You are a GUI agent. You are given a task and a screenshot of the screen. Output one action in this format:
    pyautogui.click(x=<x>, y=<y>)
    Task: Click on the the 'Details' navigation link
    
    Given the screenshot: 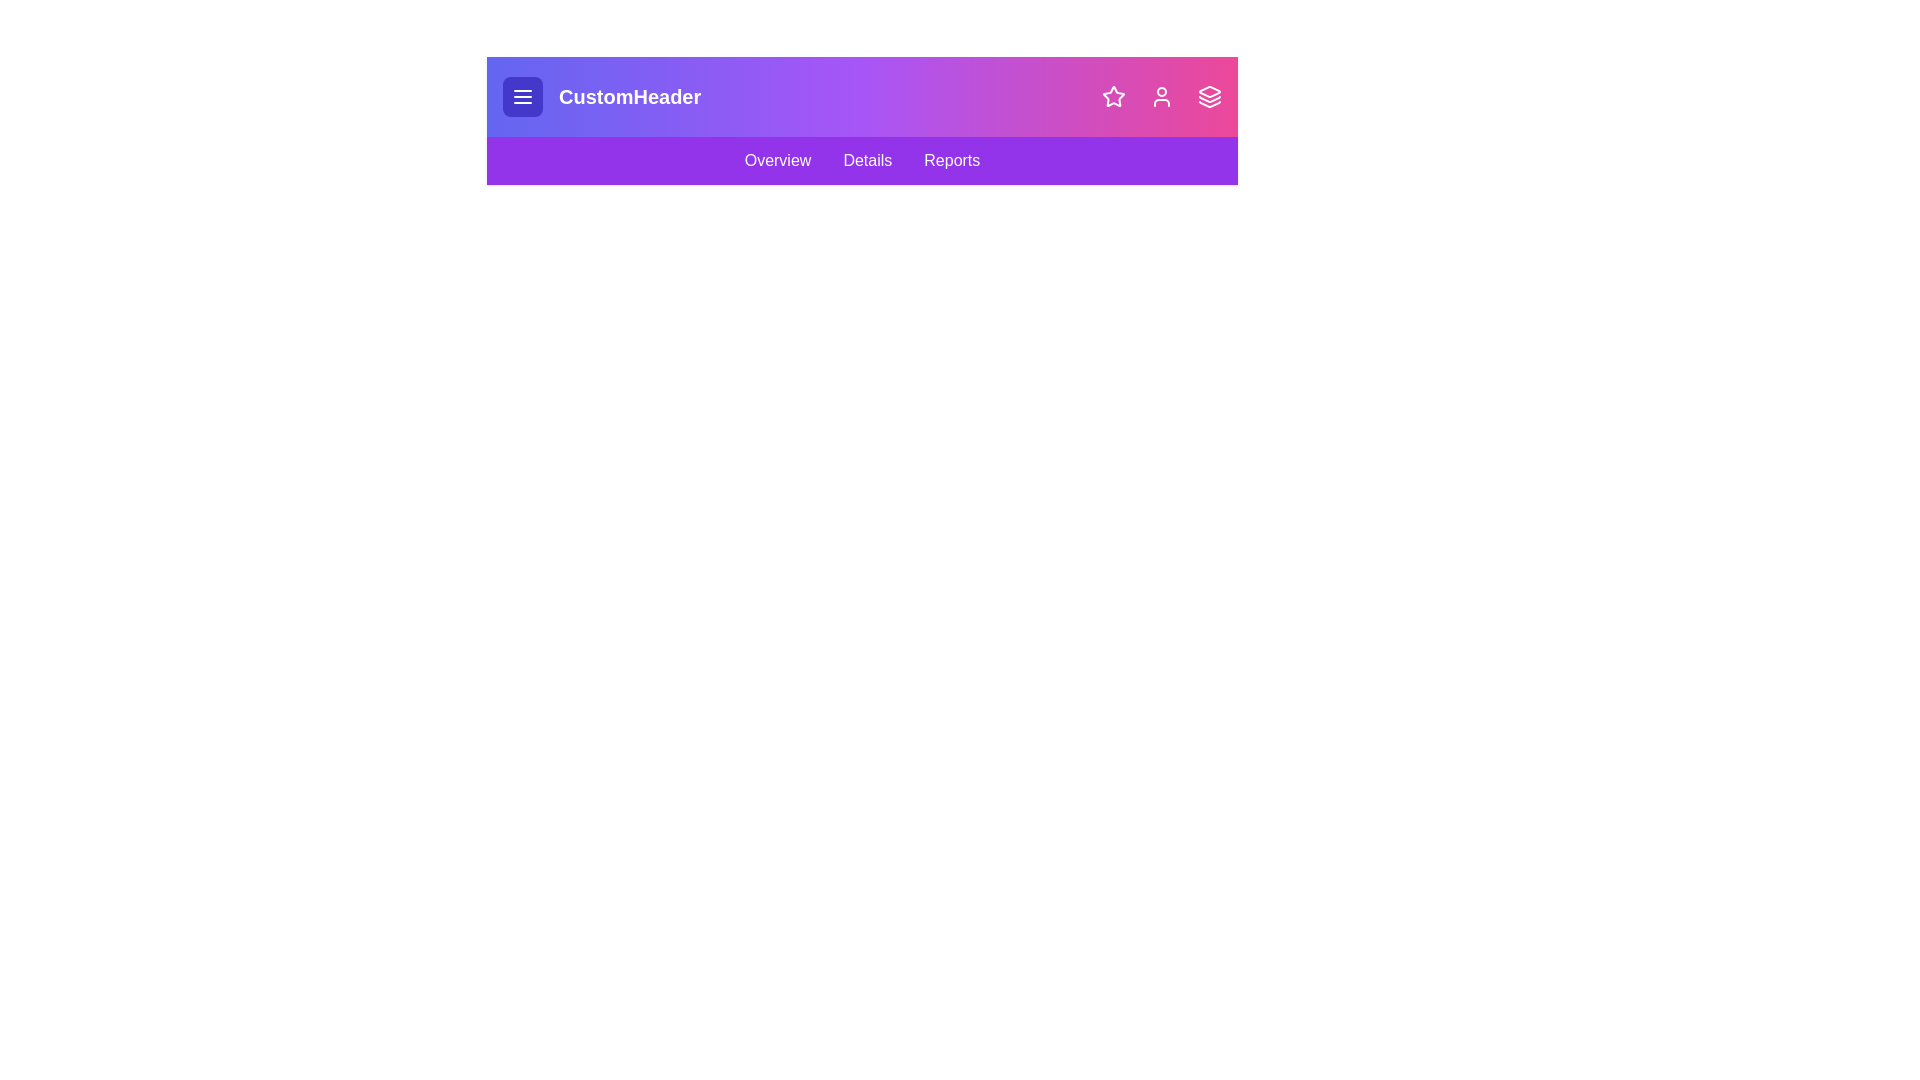 What is the action you would take?
    pyautogui.click(x=867, y=160)
    